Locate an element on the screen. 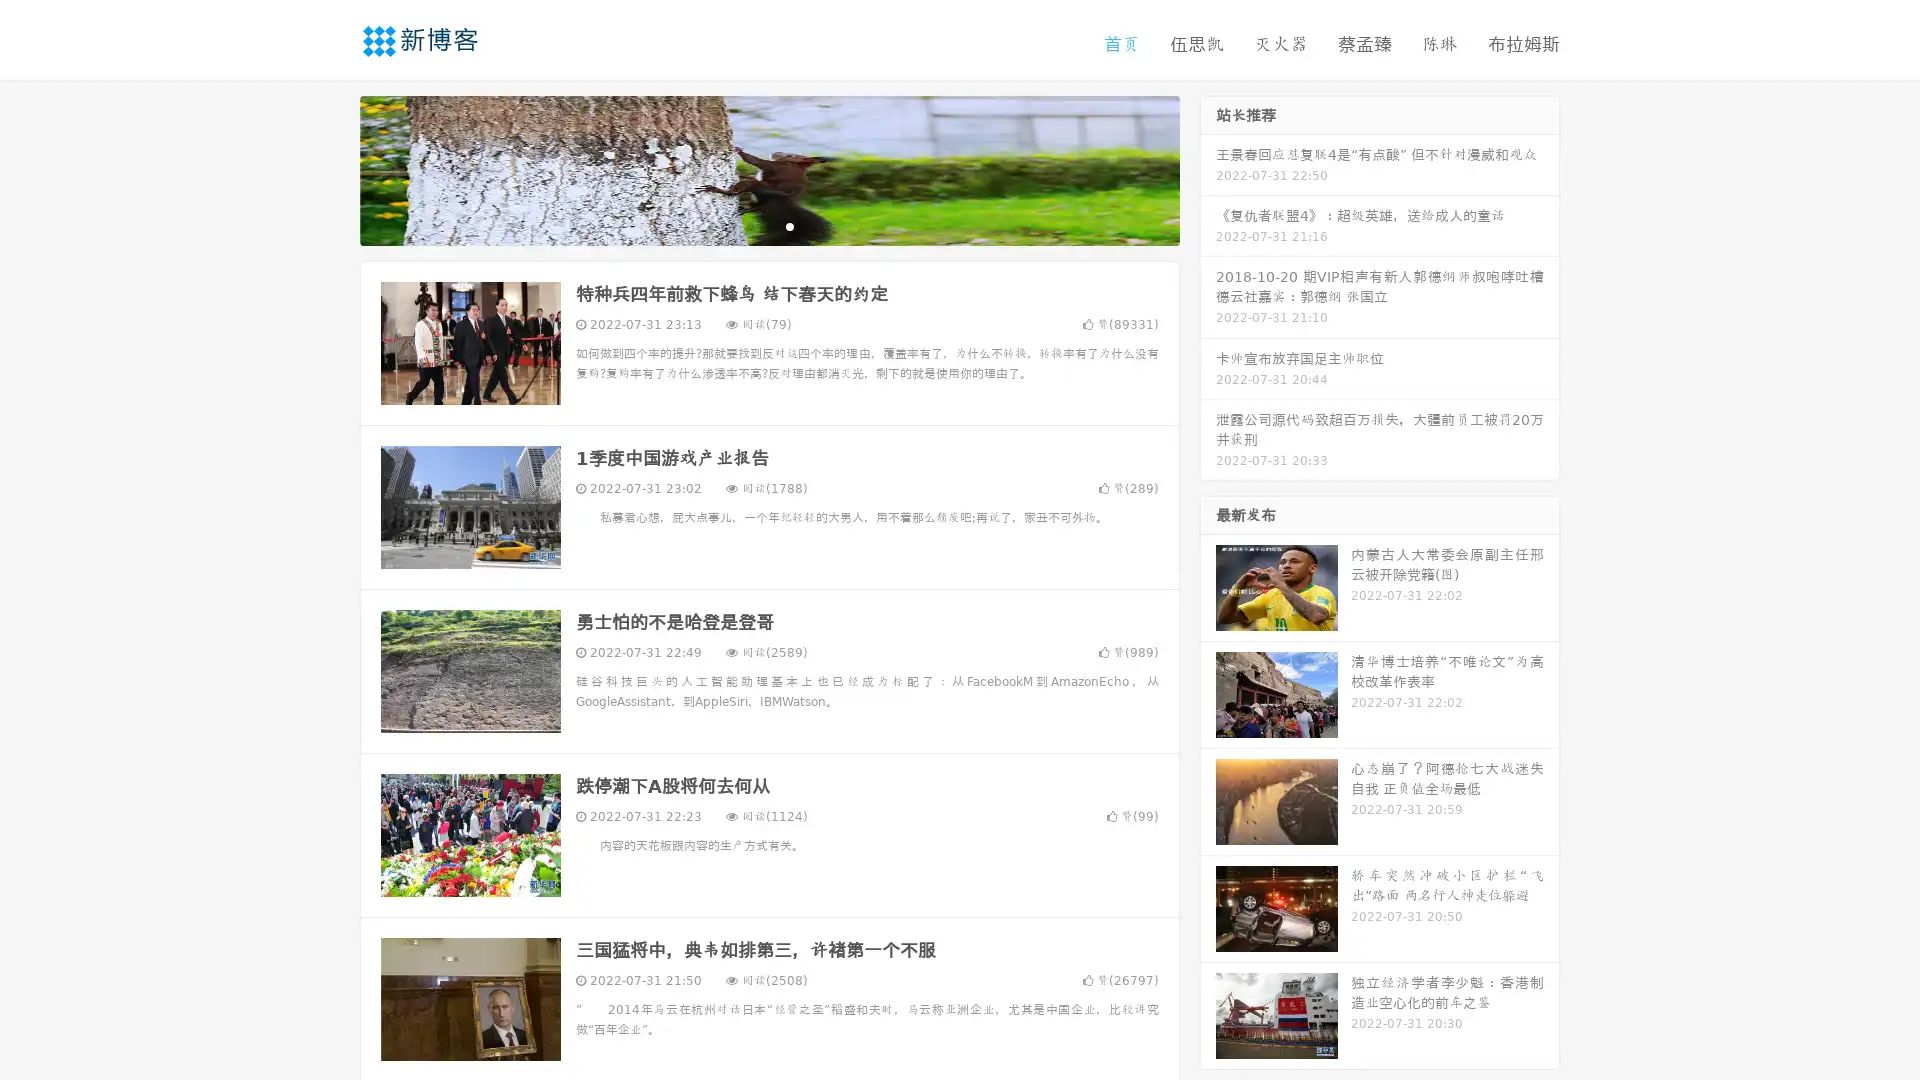 This screenshot has height=1080, width=1920. Go to slide 1 is located at coordinates (748, 225).